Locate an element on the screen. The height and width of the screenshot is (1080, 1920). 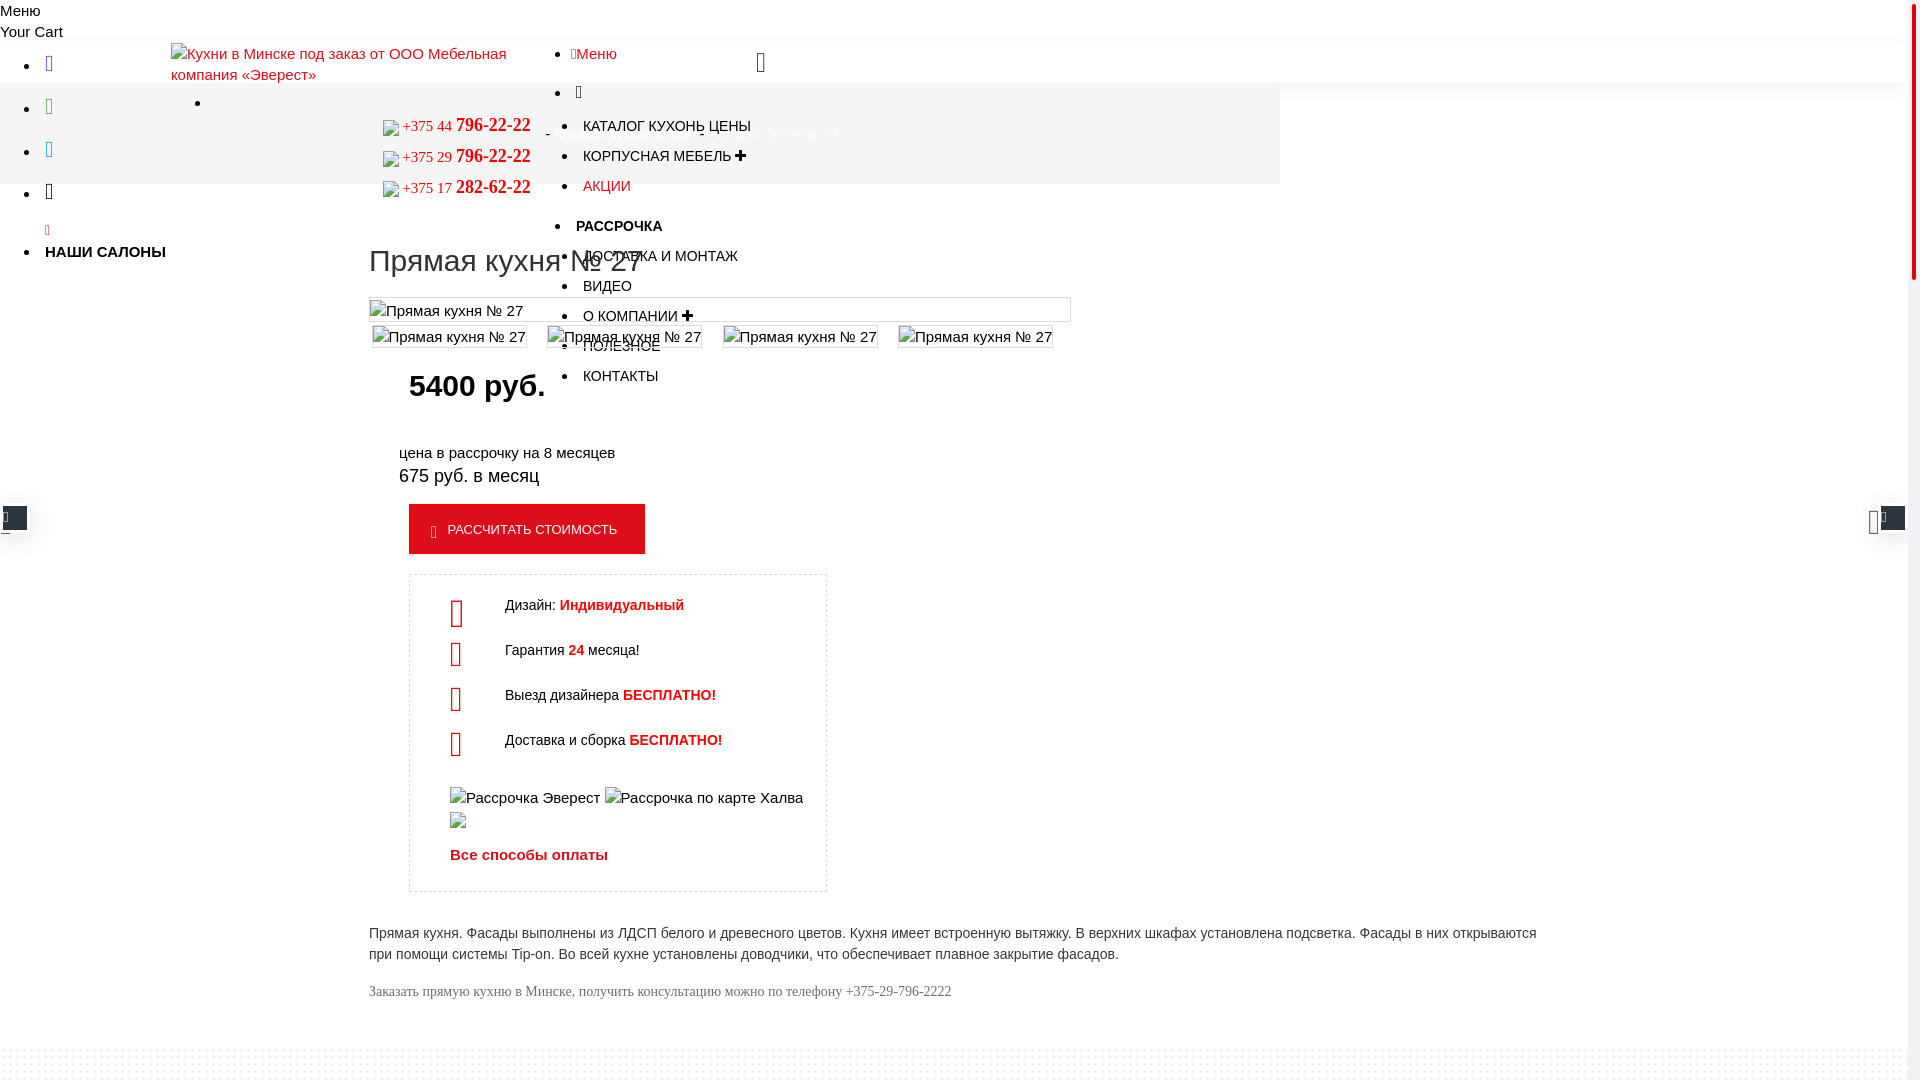
' +375 44 796-22-22' is located at coordinates (464, 126).